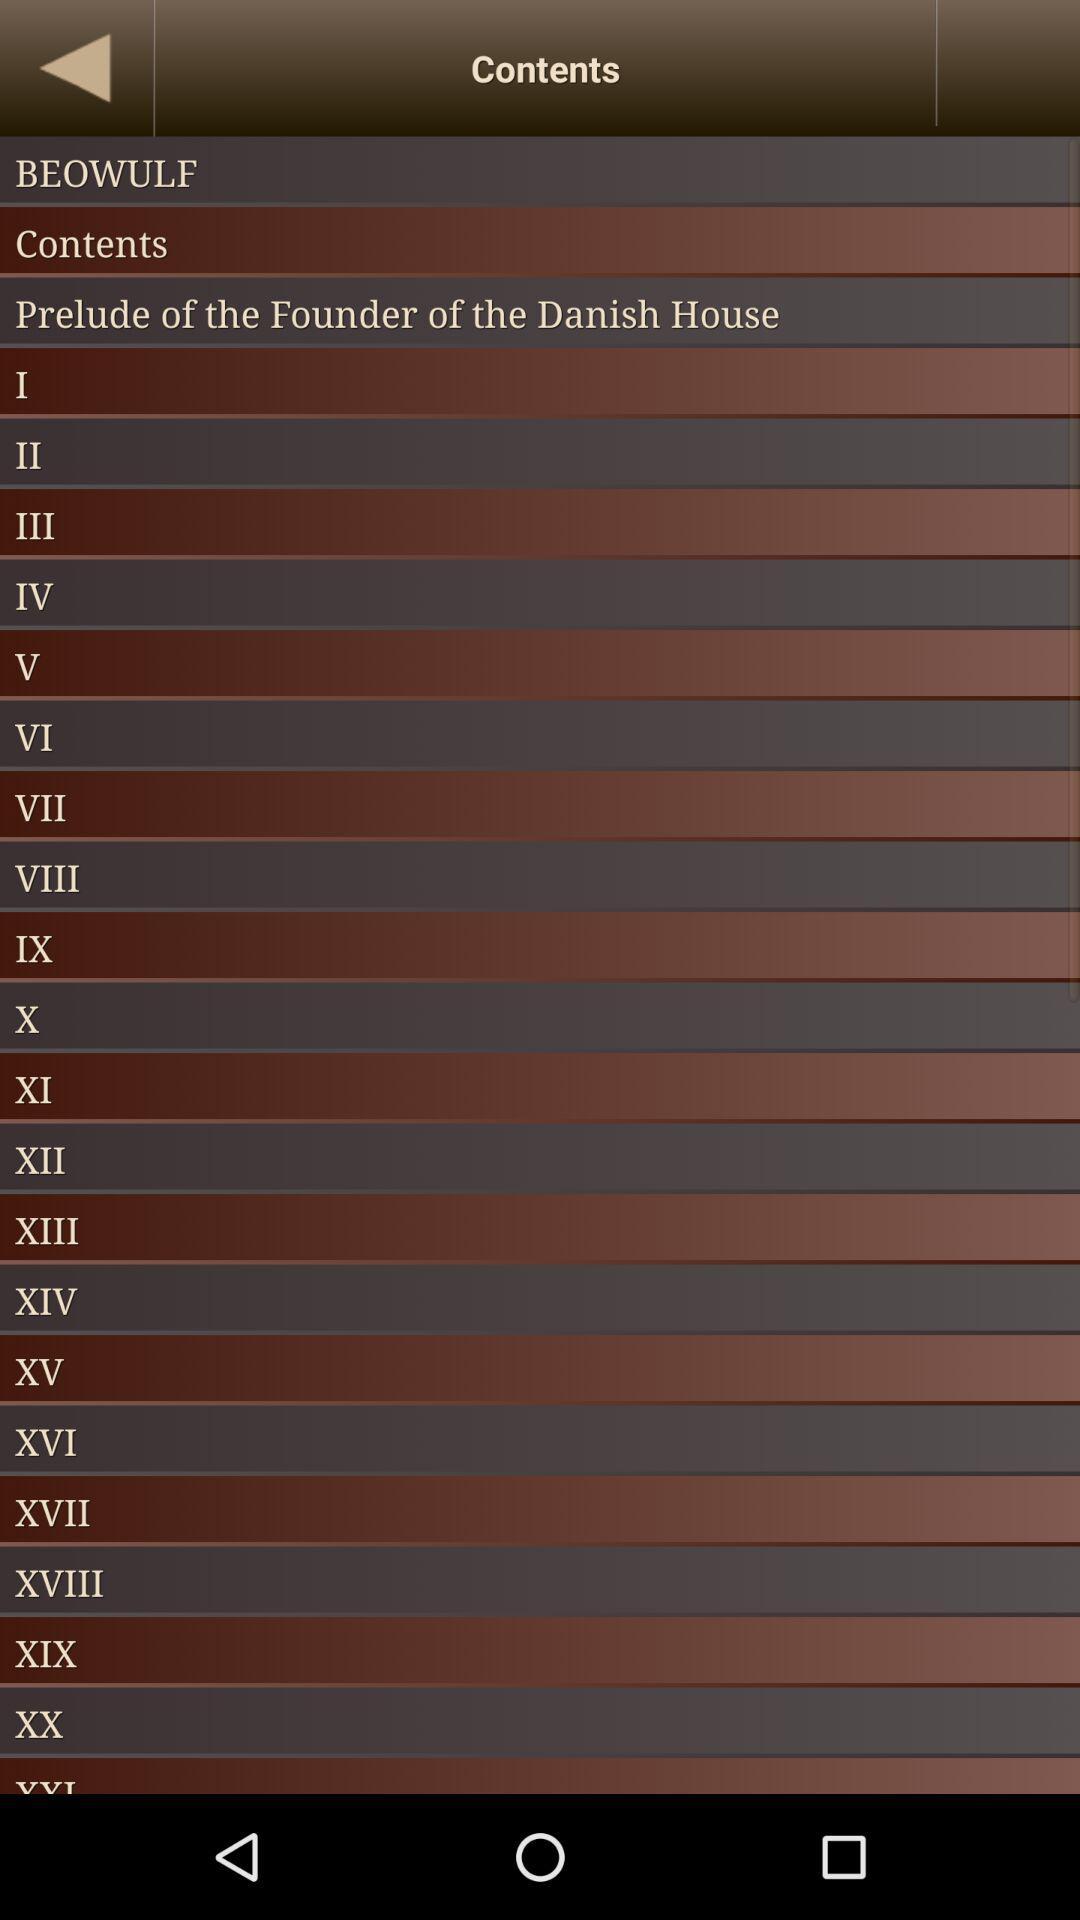 The image size is (1080, 1920). What do you see at coordinates (540, 172) in the screenshot?
I see `beowulf` at bounding box center [540, 172].